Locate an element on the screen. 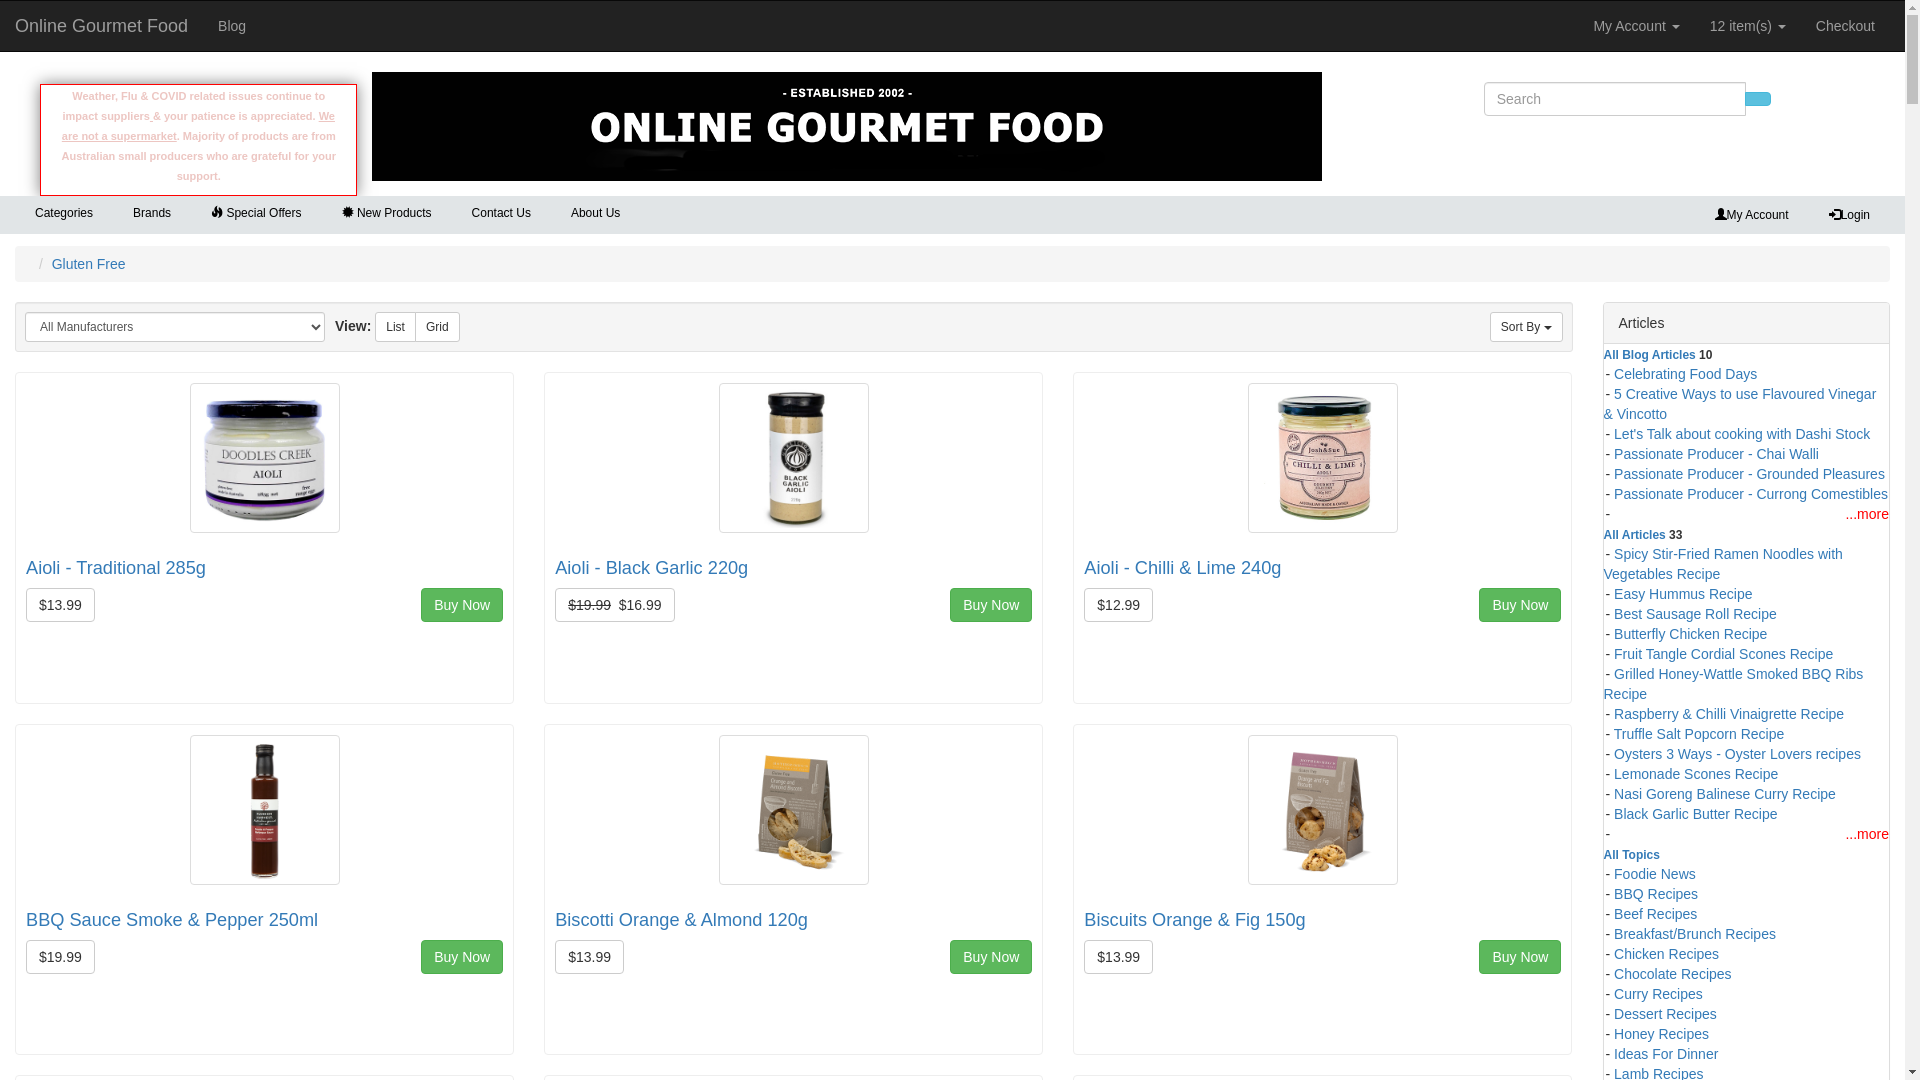 The height and width of the screenshot is (1080, 1920). 'Special Offers' is located at coordinates (254, 213).